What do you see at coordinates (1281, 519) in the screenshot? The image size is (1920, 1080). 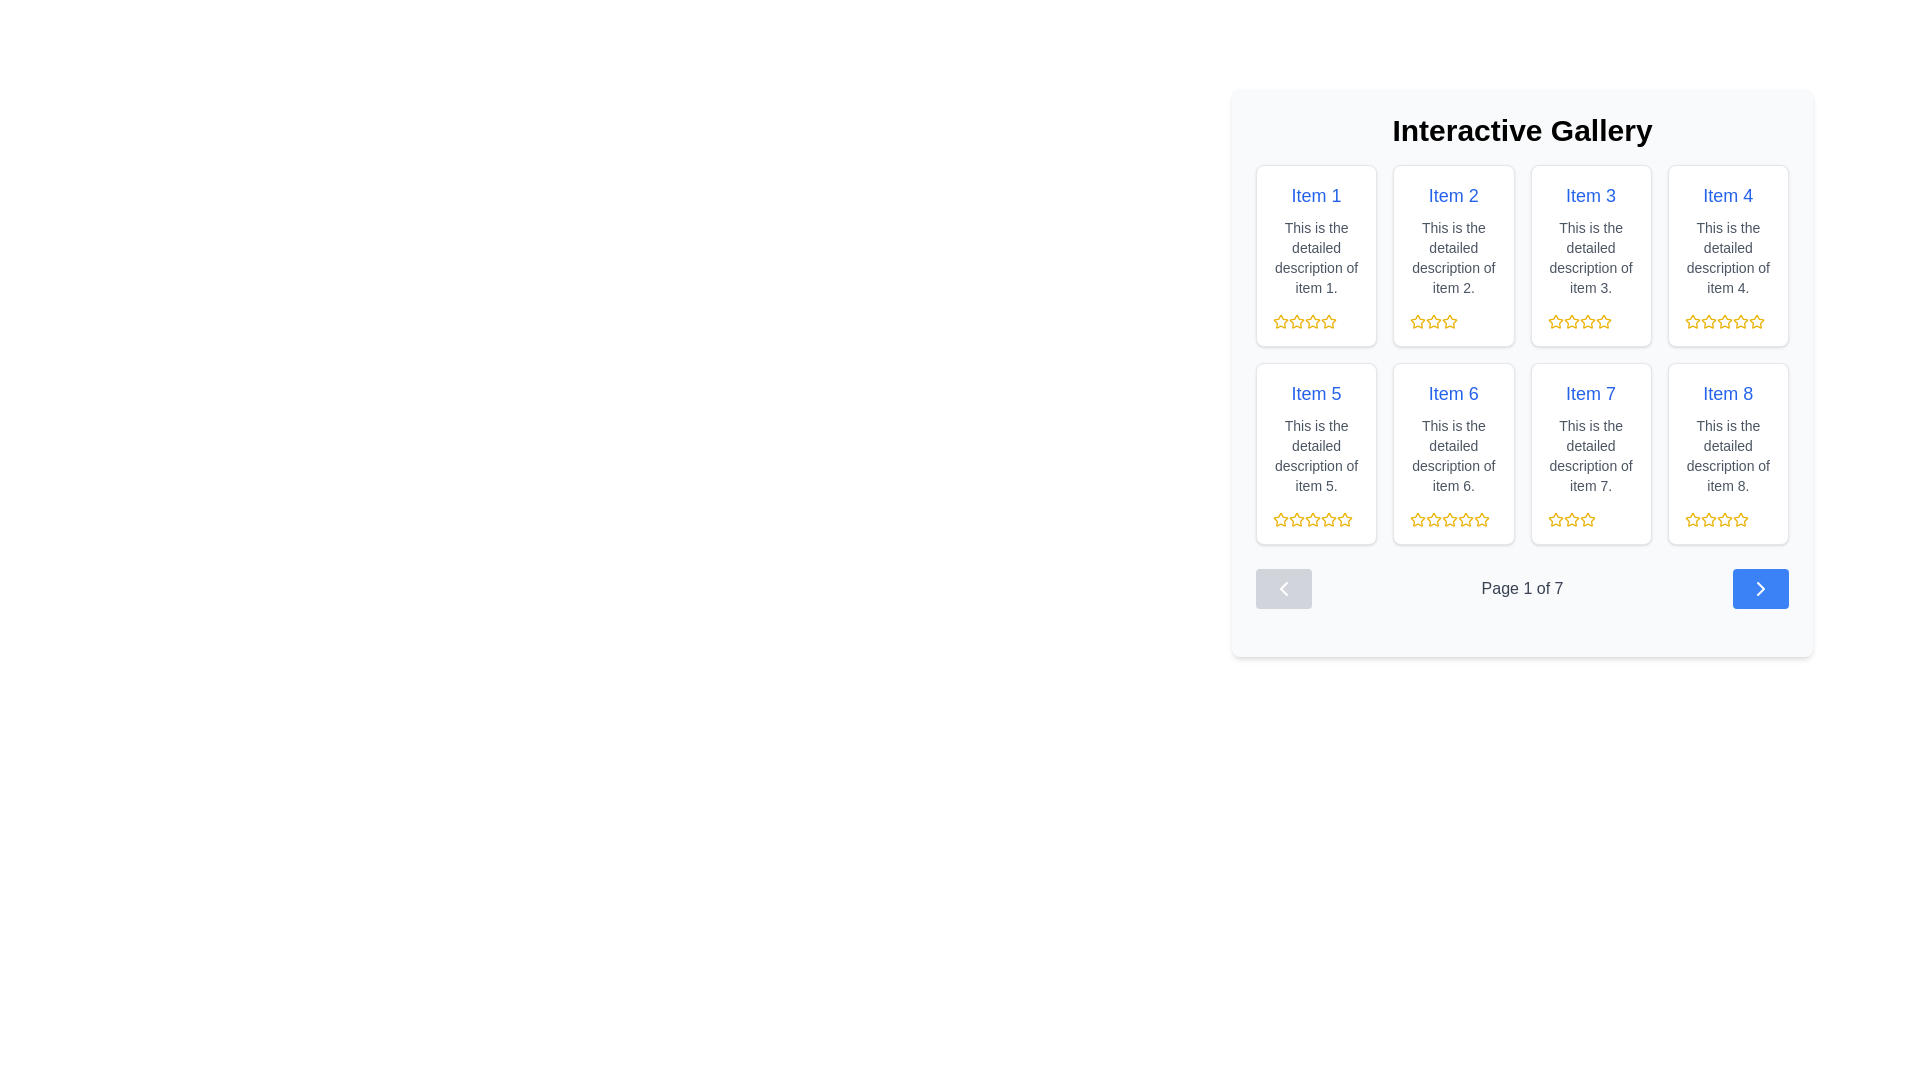 I see `the first yellow outlined star icon representing the rating for 'Item 5' to indicate a potential rating value` at bounding box center [1281, 519].